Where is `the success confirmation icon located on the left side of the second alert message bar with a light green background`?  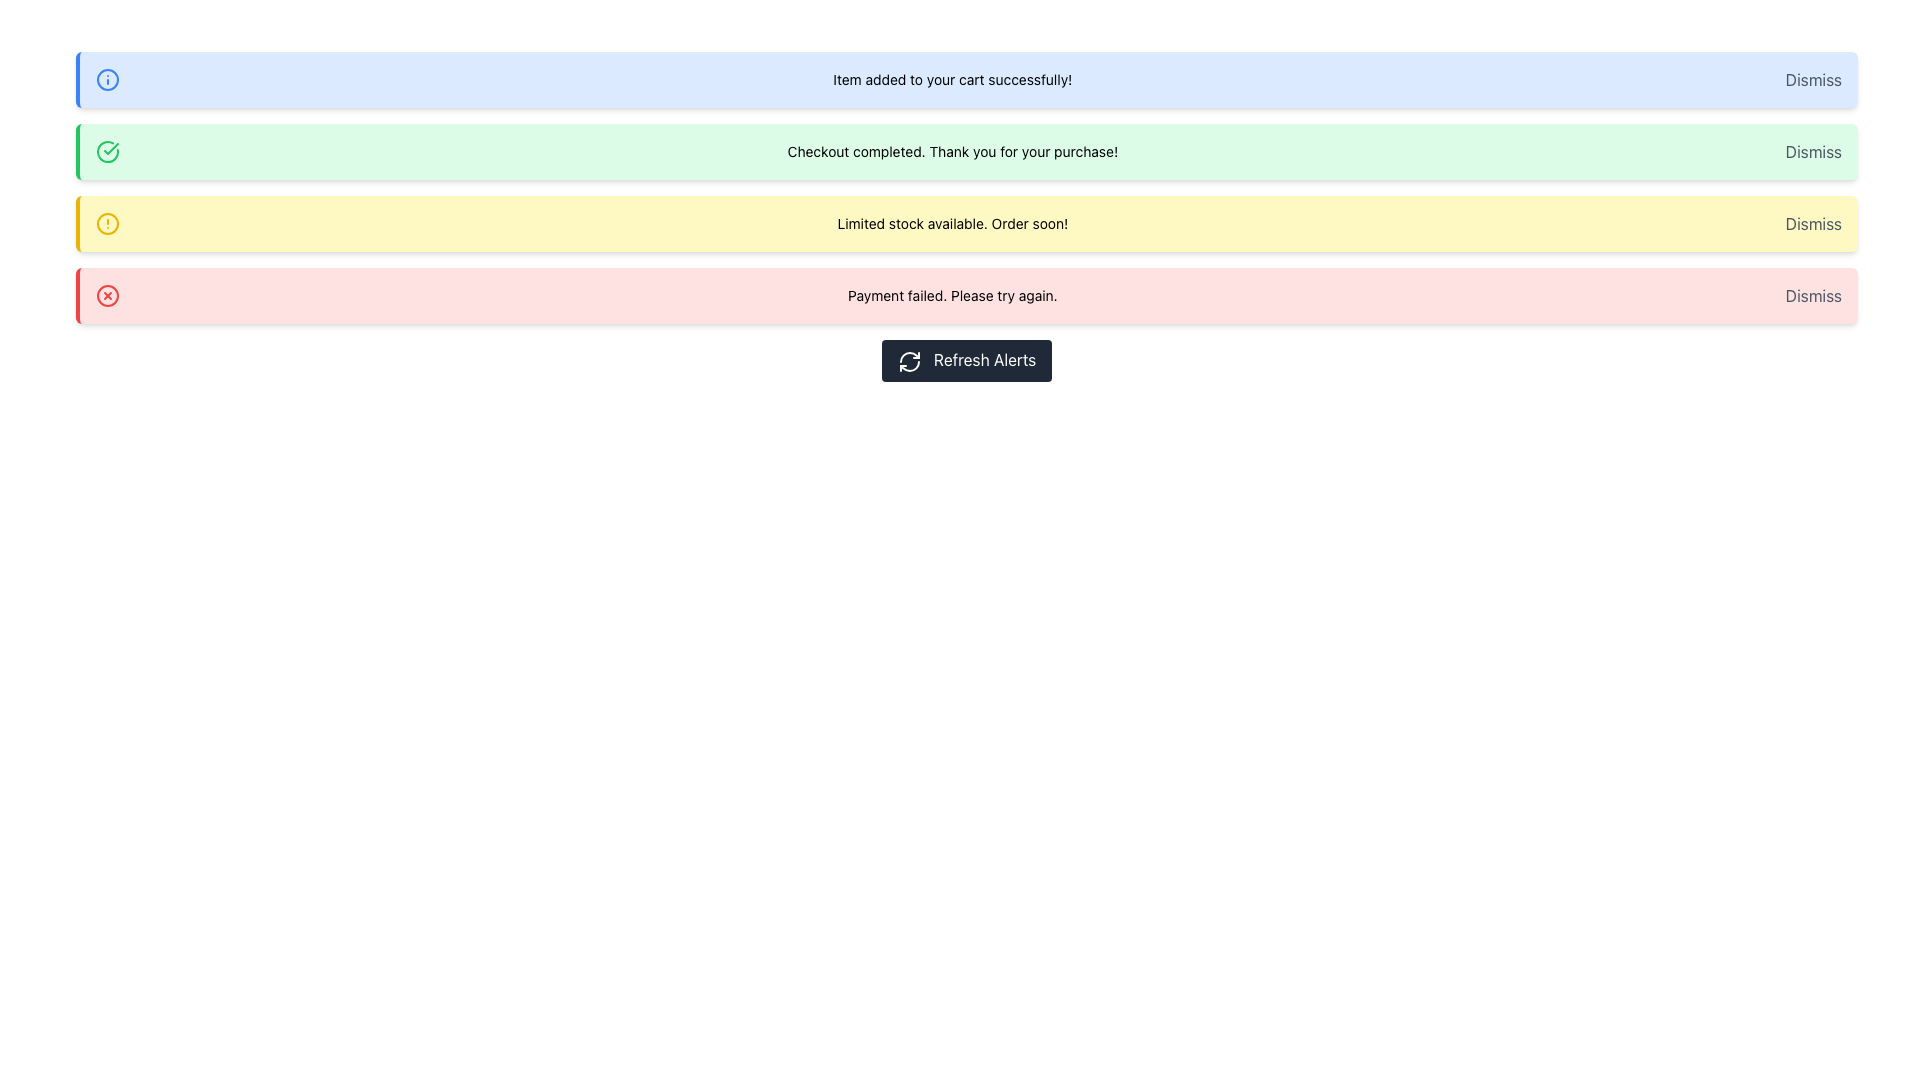
the success confirmation icon located on the left side of the second alert message bar with a light green background is located at coordinates (110, 148).